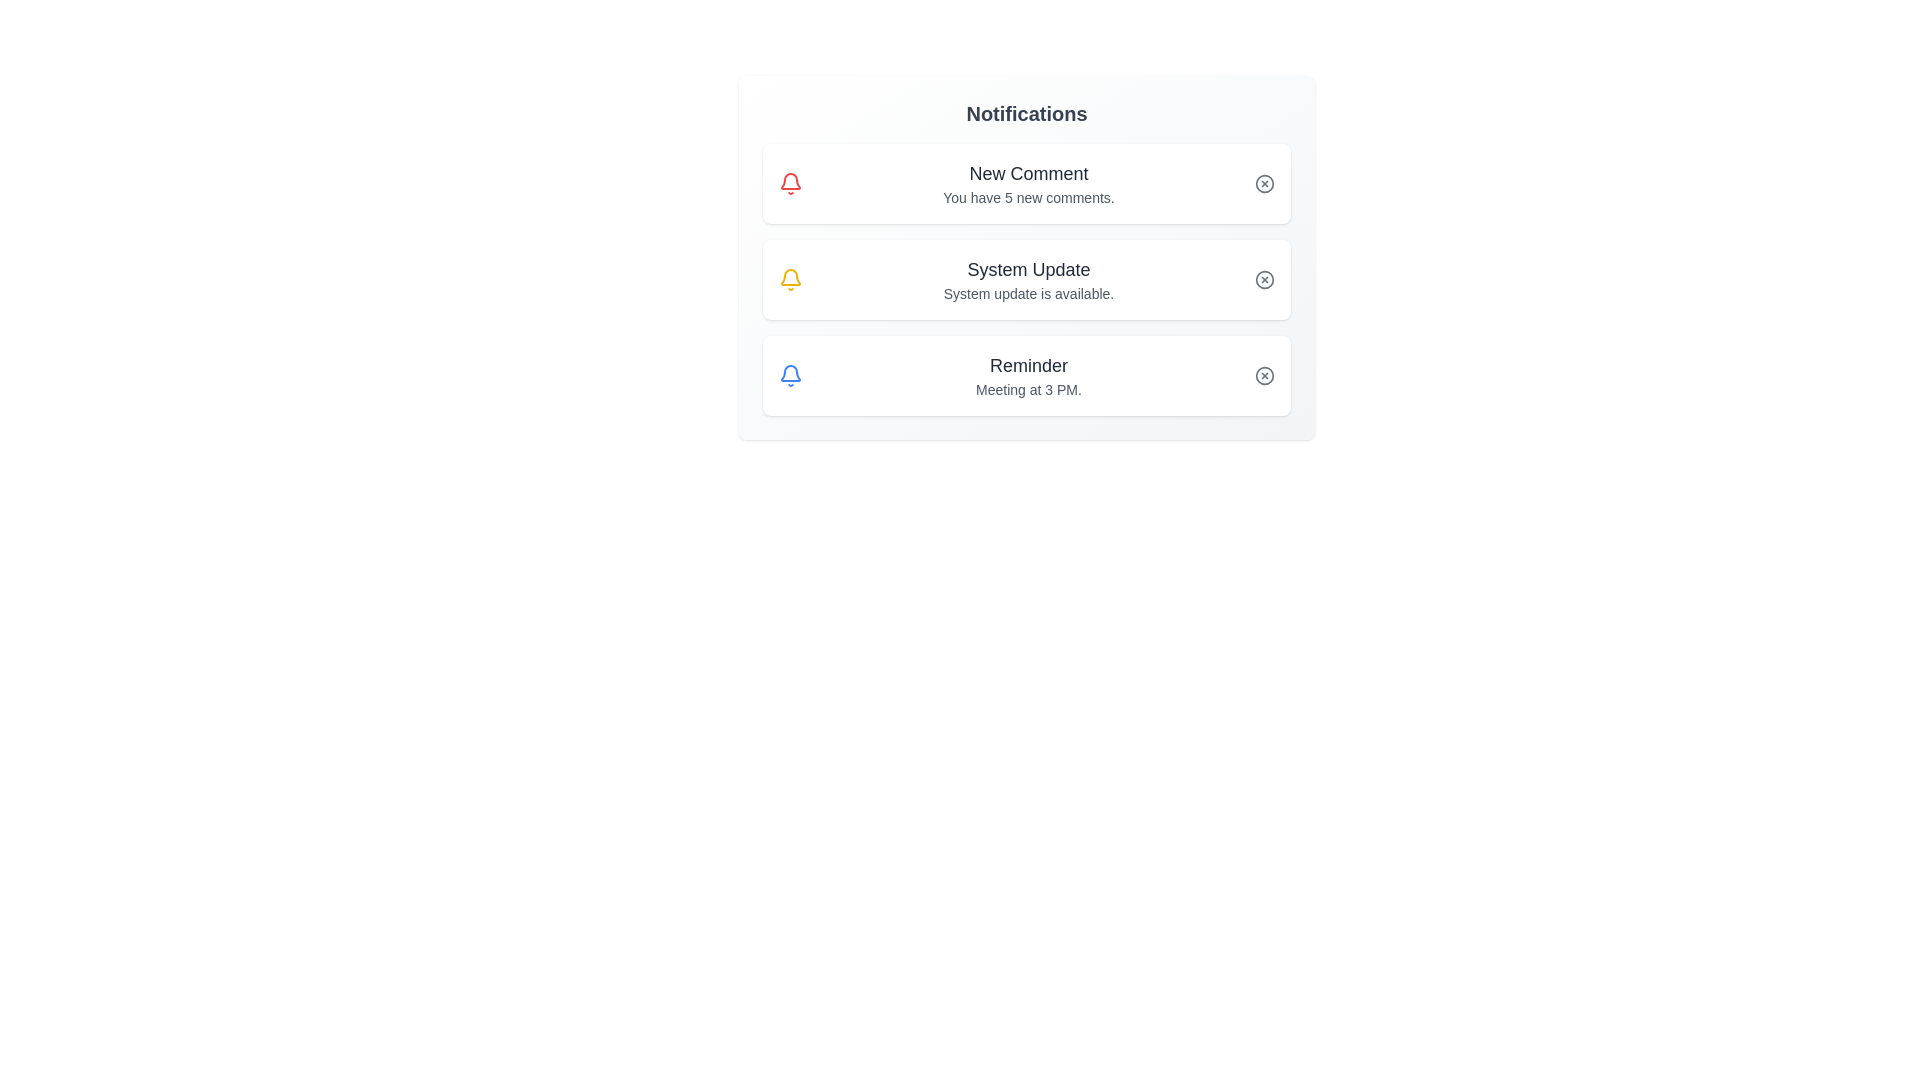 The height and width of the screenshot is (1080, 1920). Describe the element at coordinates (1028, 184) in the screenshot. I see `notification text displayed in the first notification box from the top, centered horizontally near the top-middle section` at that location.